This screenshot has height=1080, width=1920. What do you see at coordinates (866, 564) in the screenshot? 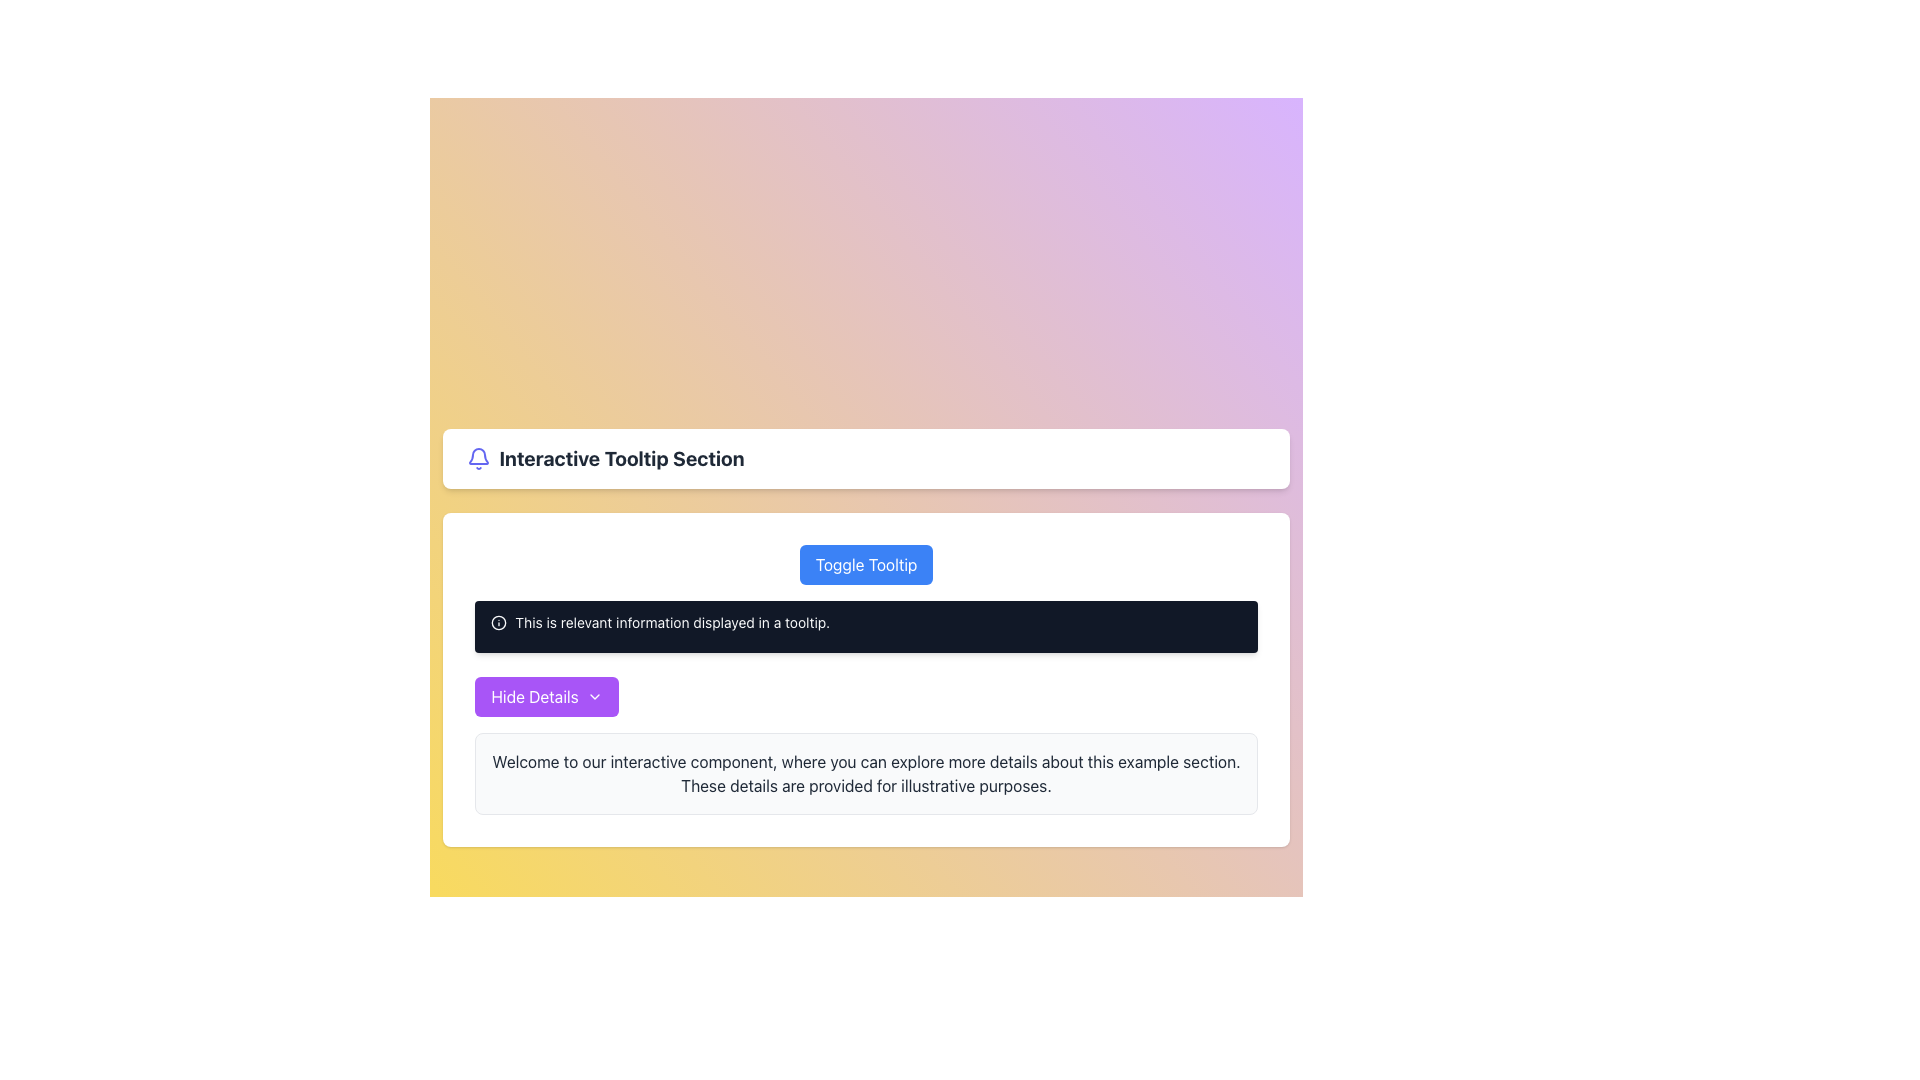
I see `the button located above the black tooltip strip labeled 'This is relevant information displayed in a tooltip'` at bounding box center [866, 564].